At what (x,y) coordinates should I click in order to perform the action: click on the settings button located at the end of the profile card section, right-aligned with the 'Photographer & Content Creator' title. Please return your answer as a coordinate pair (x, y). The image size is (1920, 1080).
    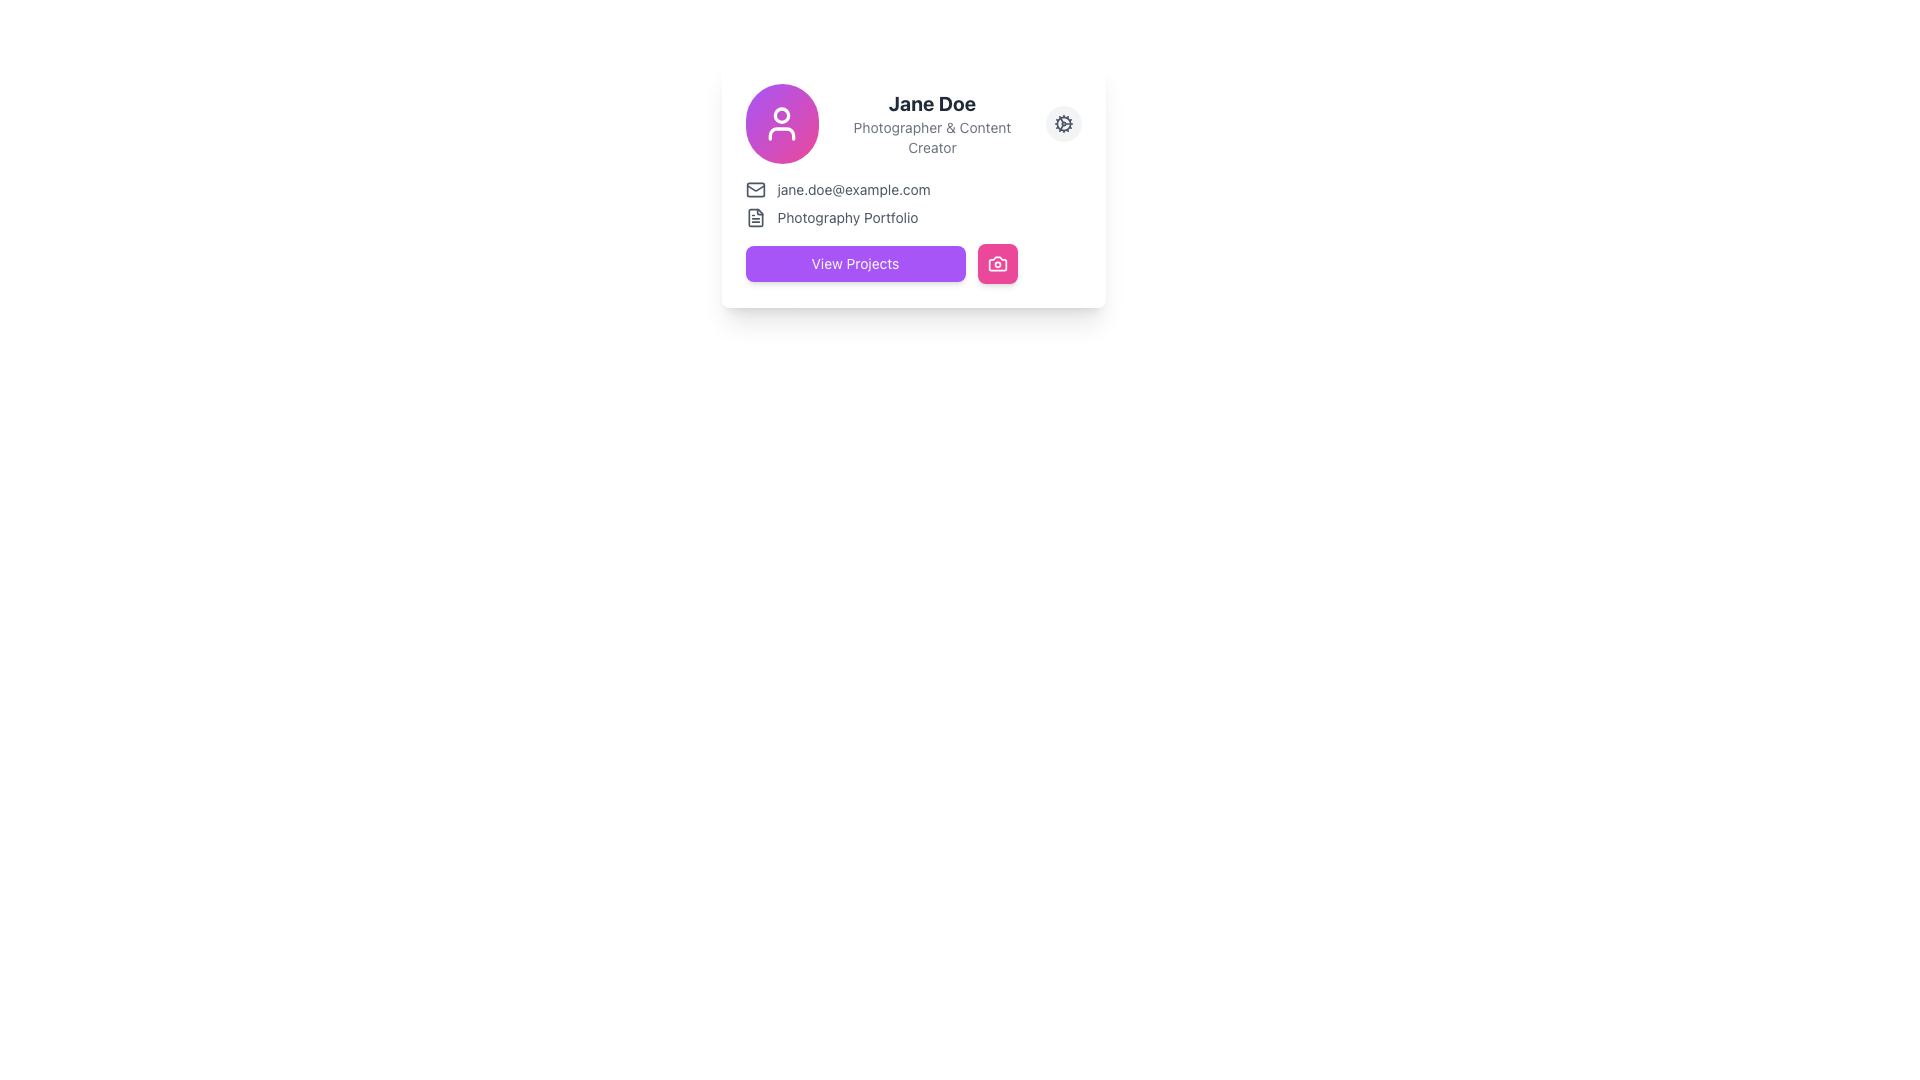
    Looking at the image, I should click on (1062, 123).